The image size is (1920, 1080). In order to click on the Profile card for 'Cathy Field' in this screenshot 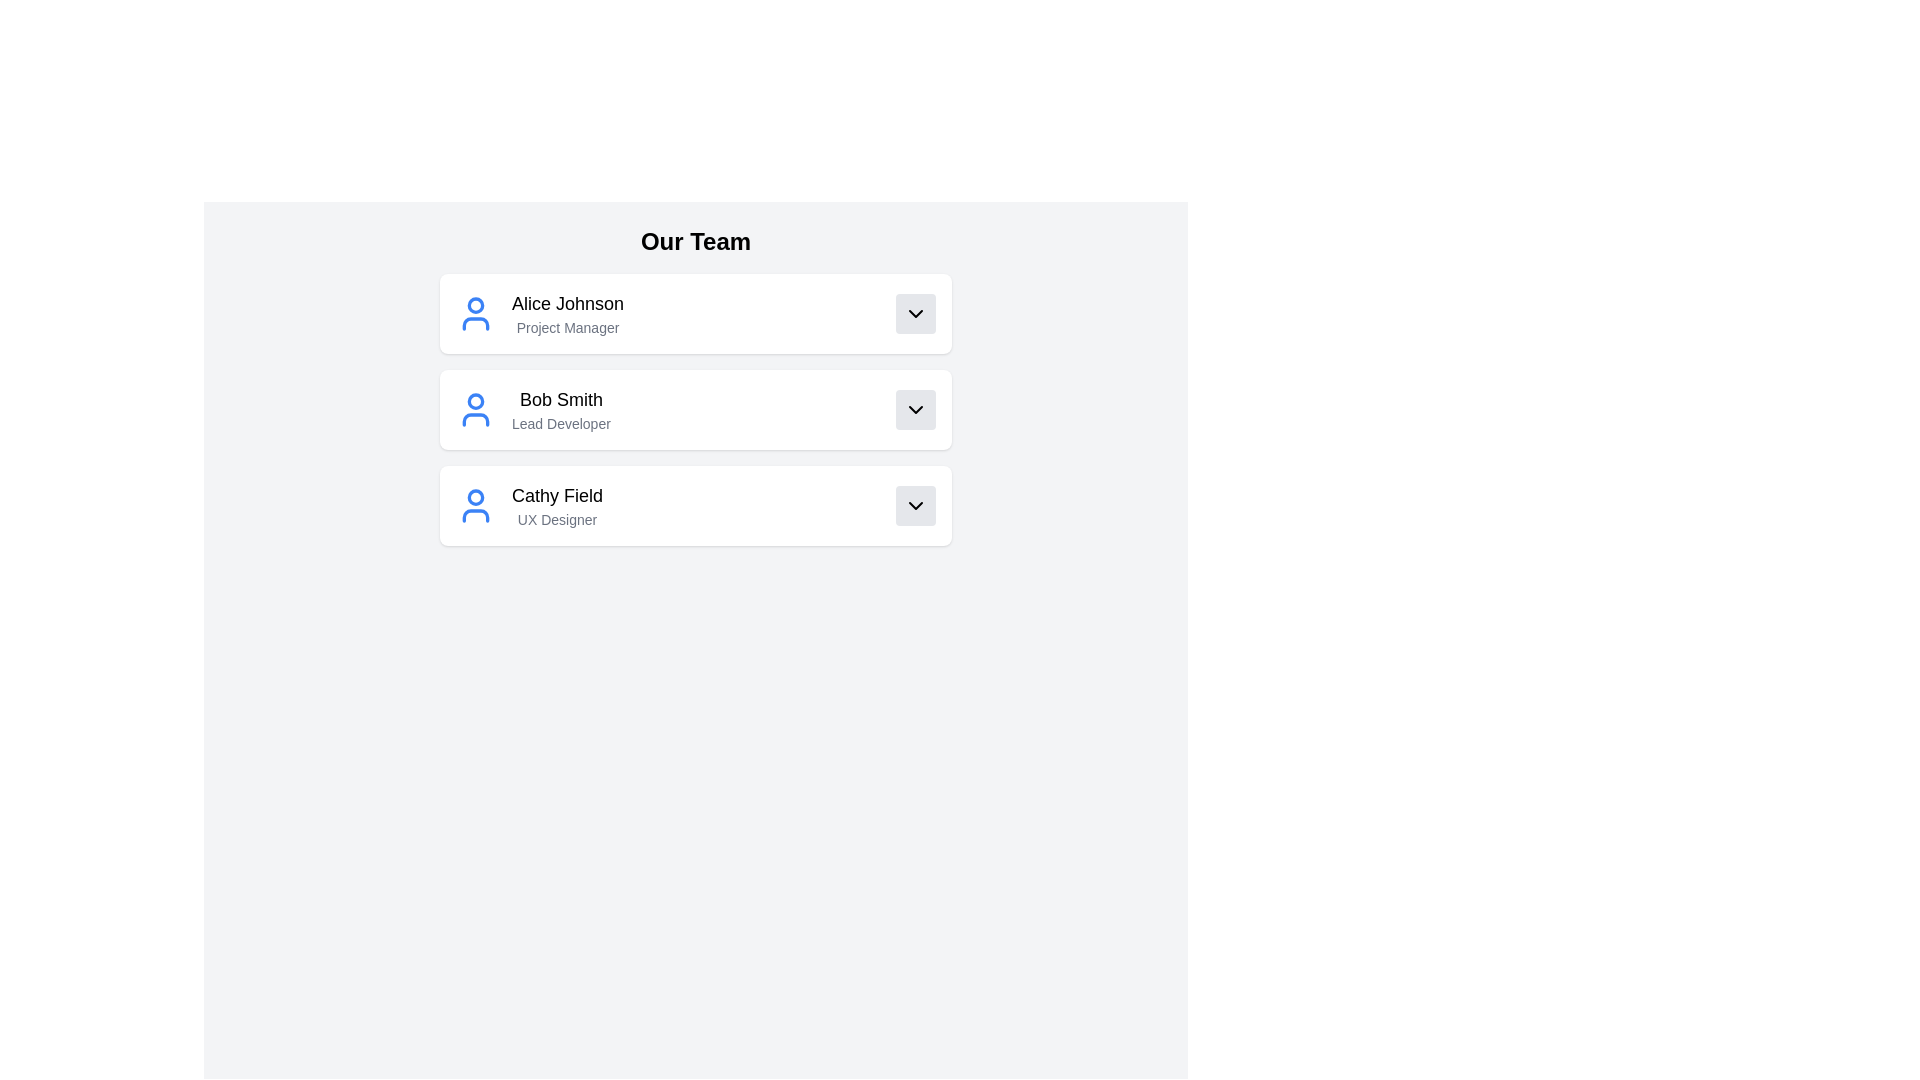, I will do `click(696, 504)`.